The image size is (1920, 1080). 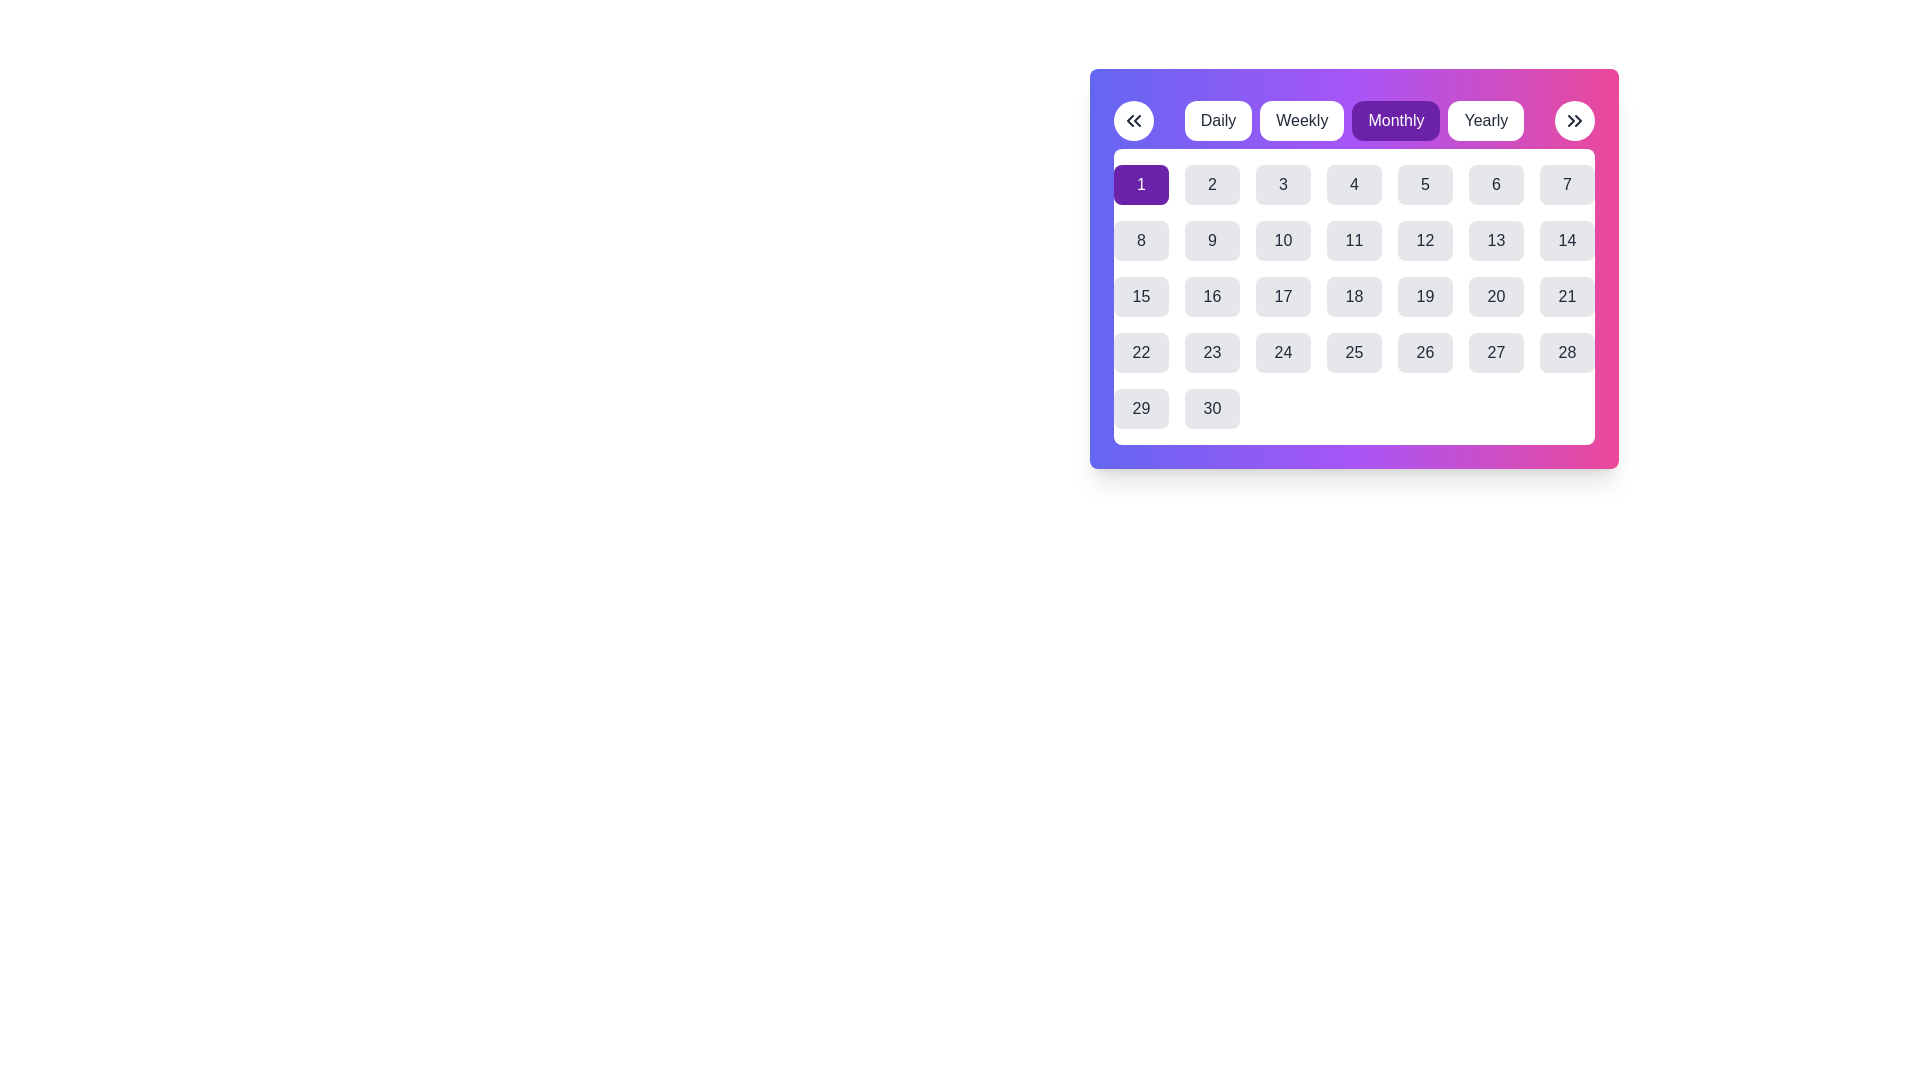 What do you see at coordinates (1354, 352) in the screenshot?
I see `the clickable button representing the calendar day 25` at bounding box center [1354, 352].